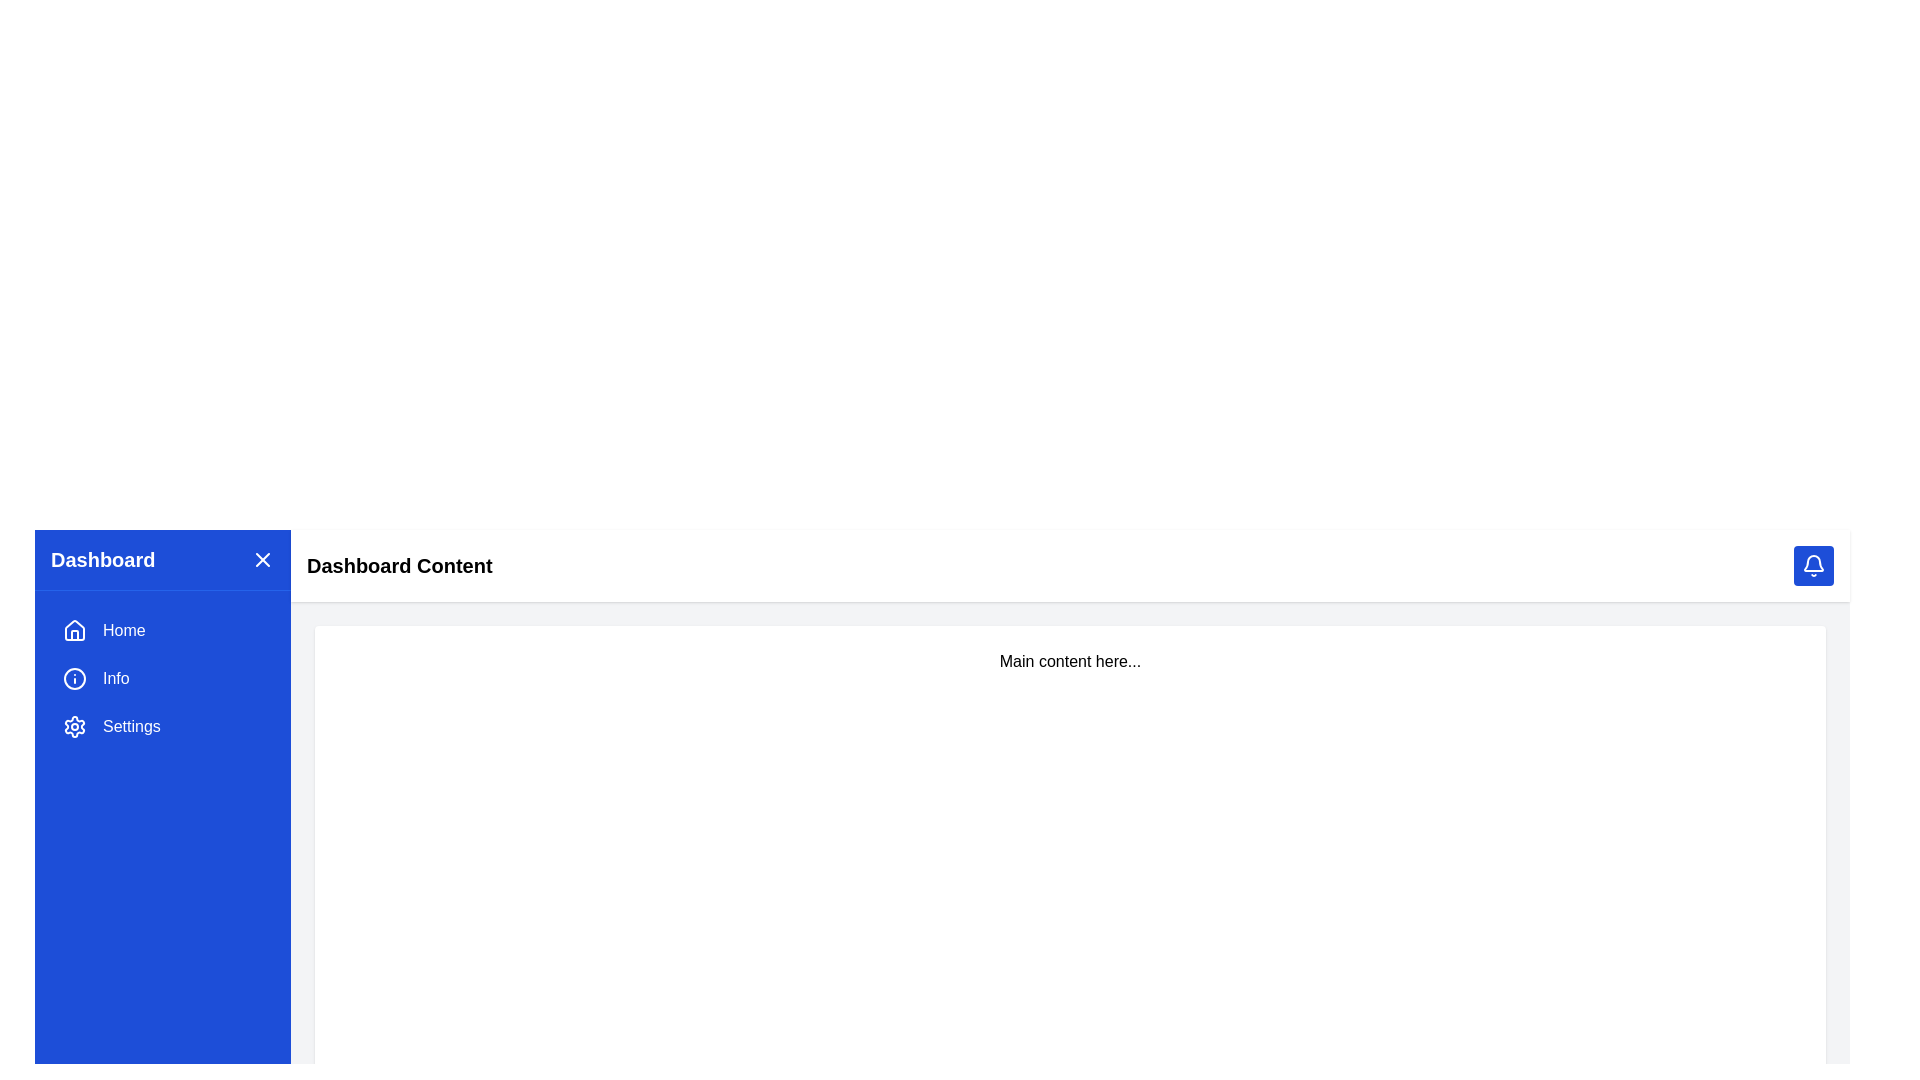  I want to click on the 'Info' button in the navigation menu located in the sidebar, positioned between 'Home' and 'Settings', for accessibility purposes, so click(163, 677).